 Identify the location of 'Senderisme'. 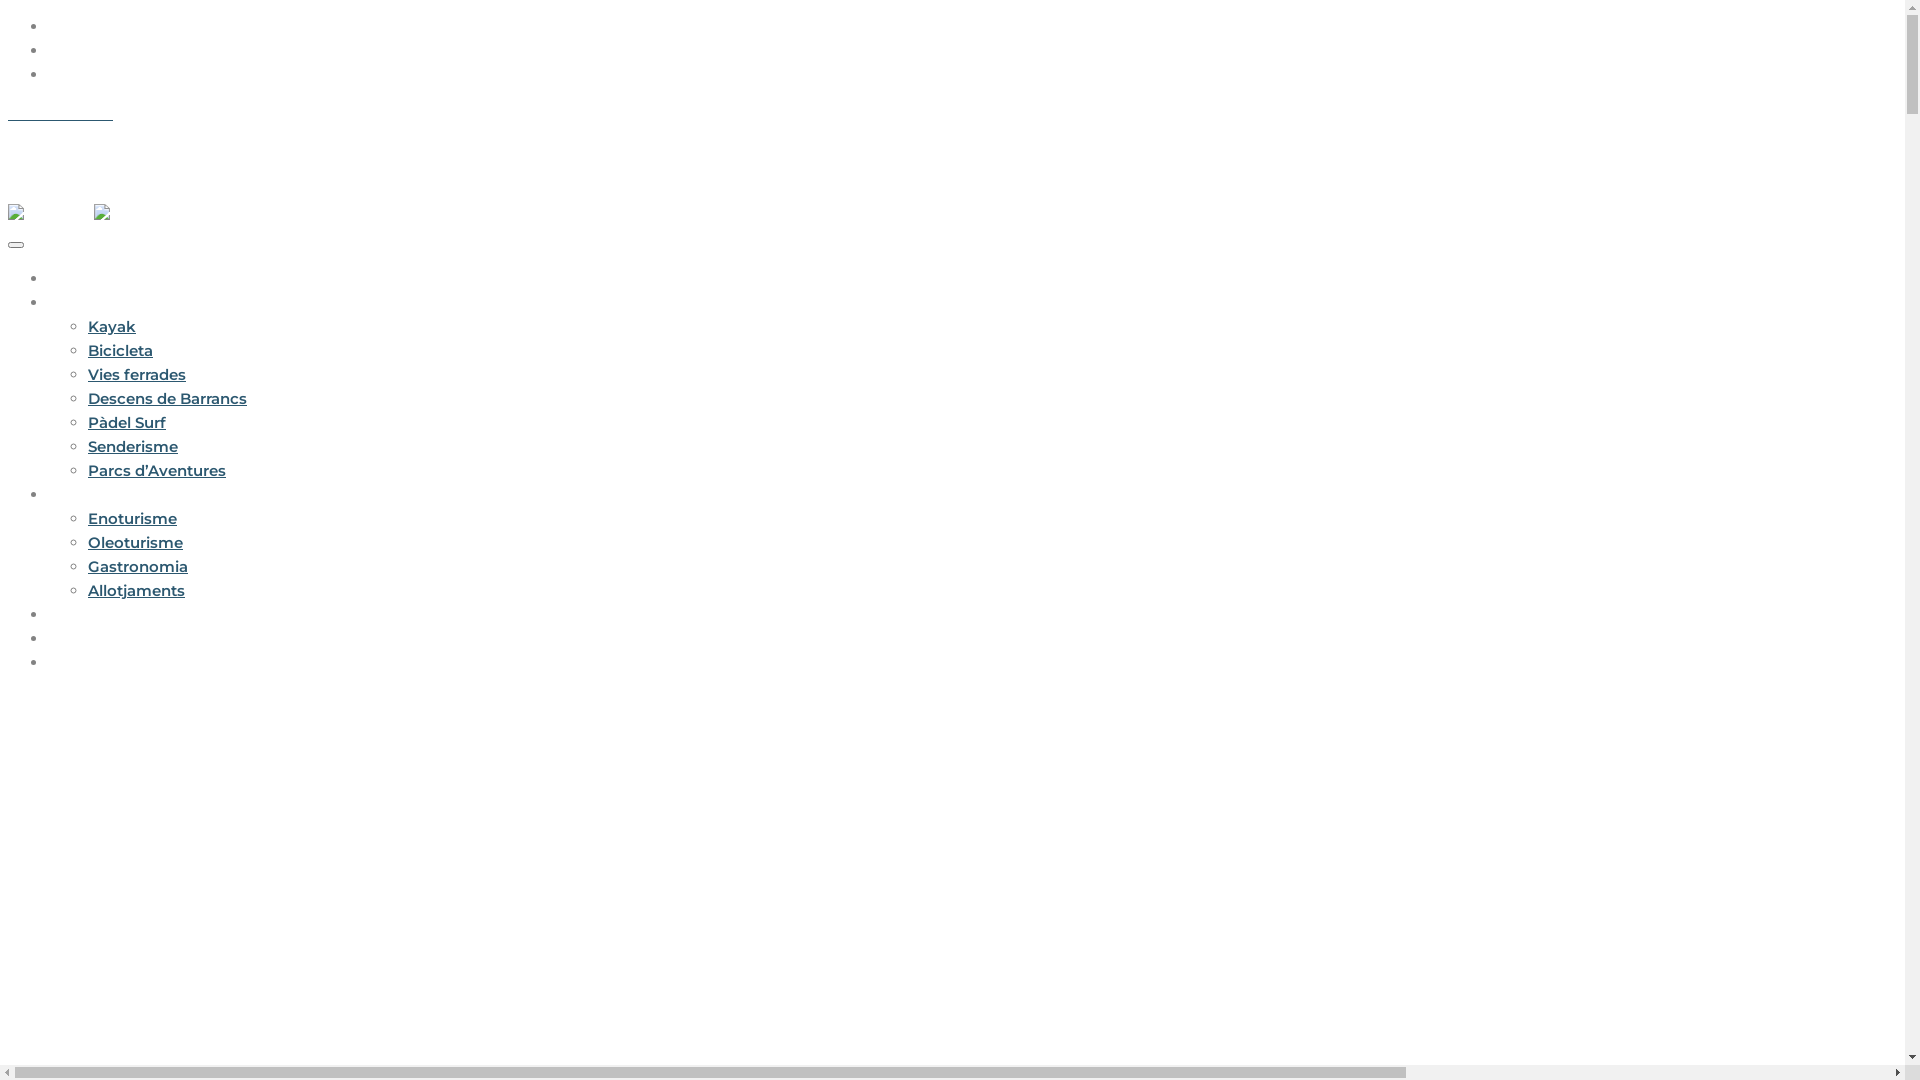
(132, 445).